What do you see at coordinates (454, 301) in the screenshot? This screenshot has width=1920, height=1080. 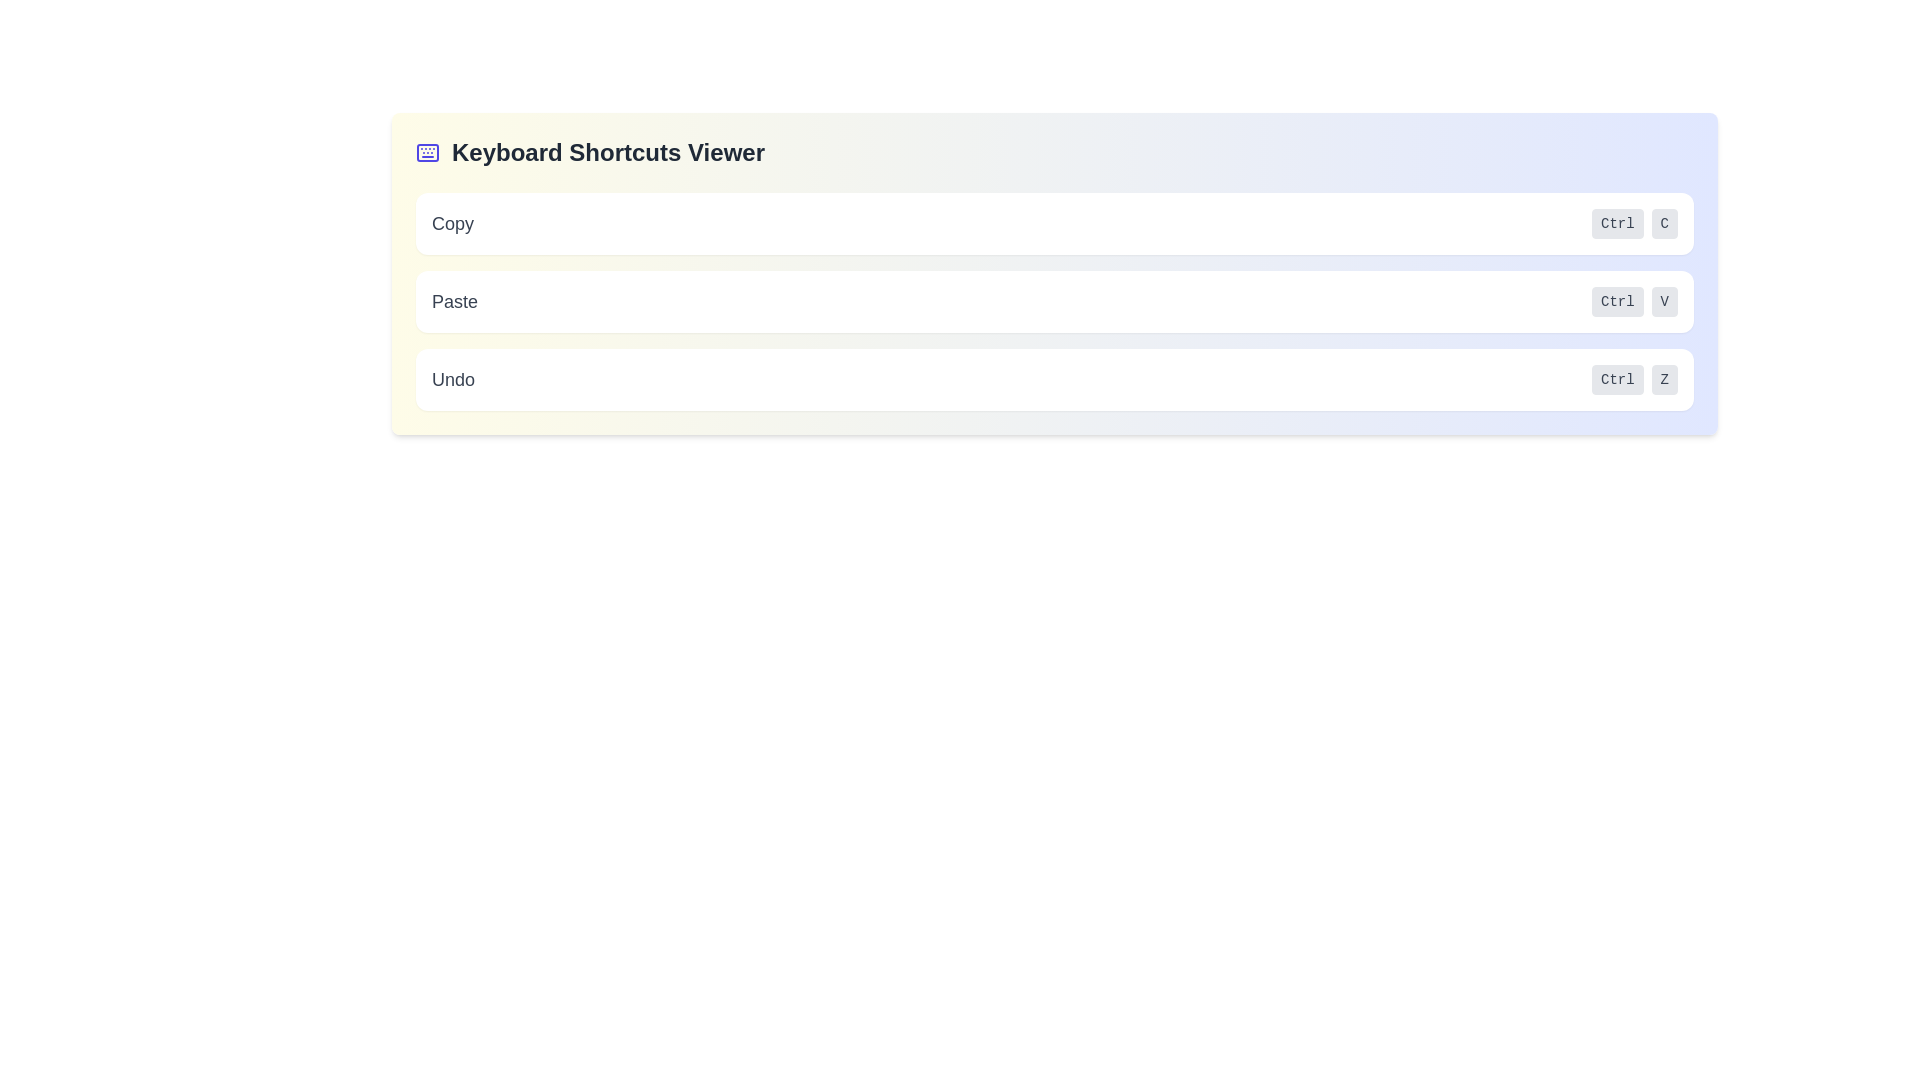 I see `the text label that serves as a title for the associated keyboard shortcut action, located in the leftmost position of the second row in the command shortcuts layout` at bounding box center [454, 301].